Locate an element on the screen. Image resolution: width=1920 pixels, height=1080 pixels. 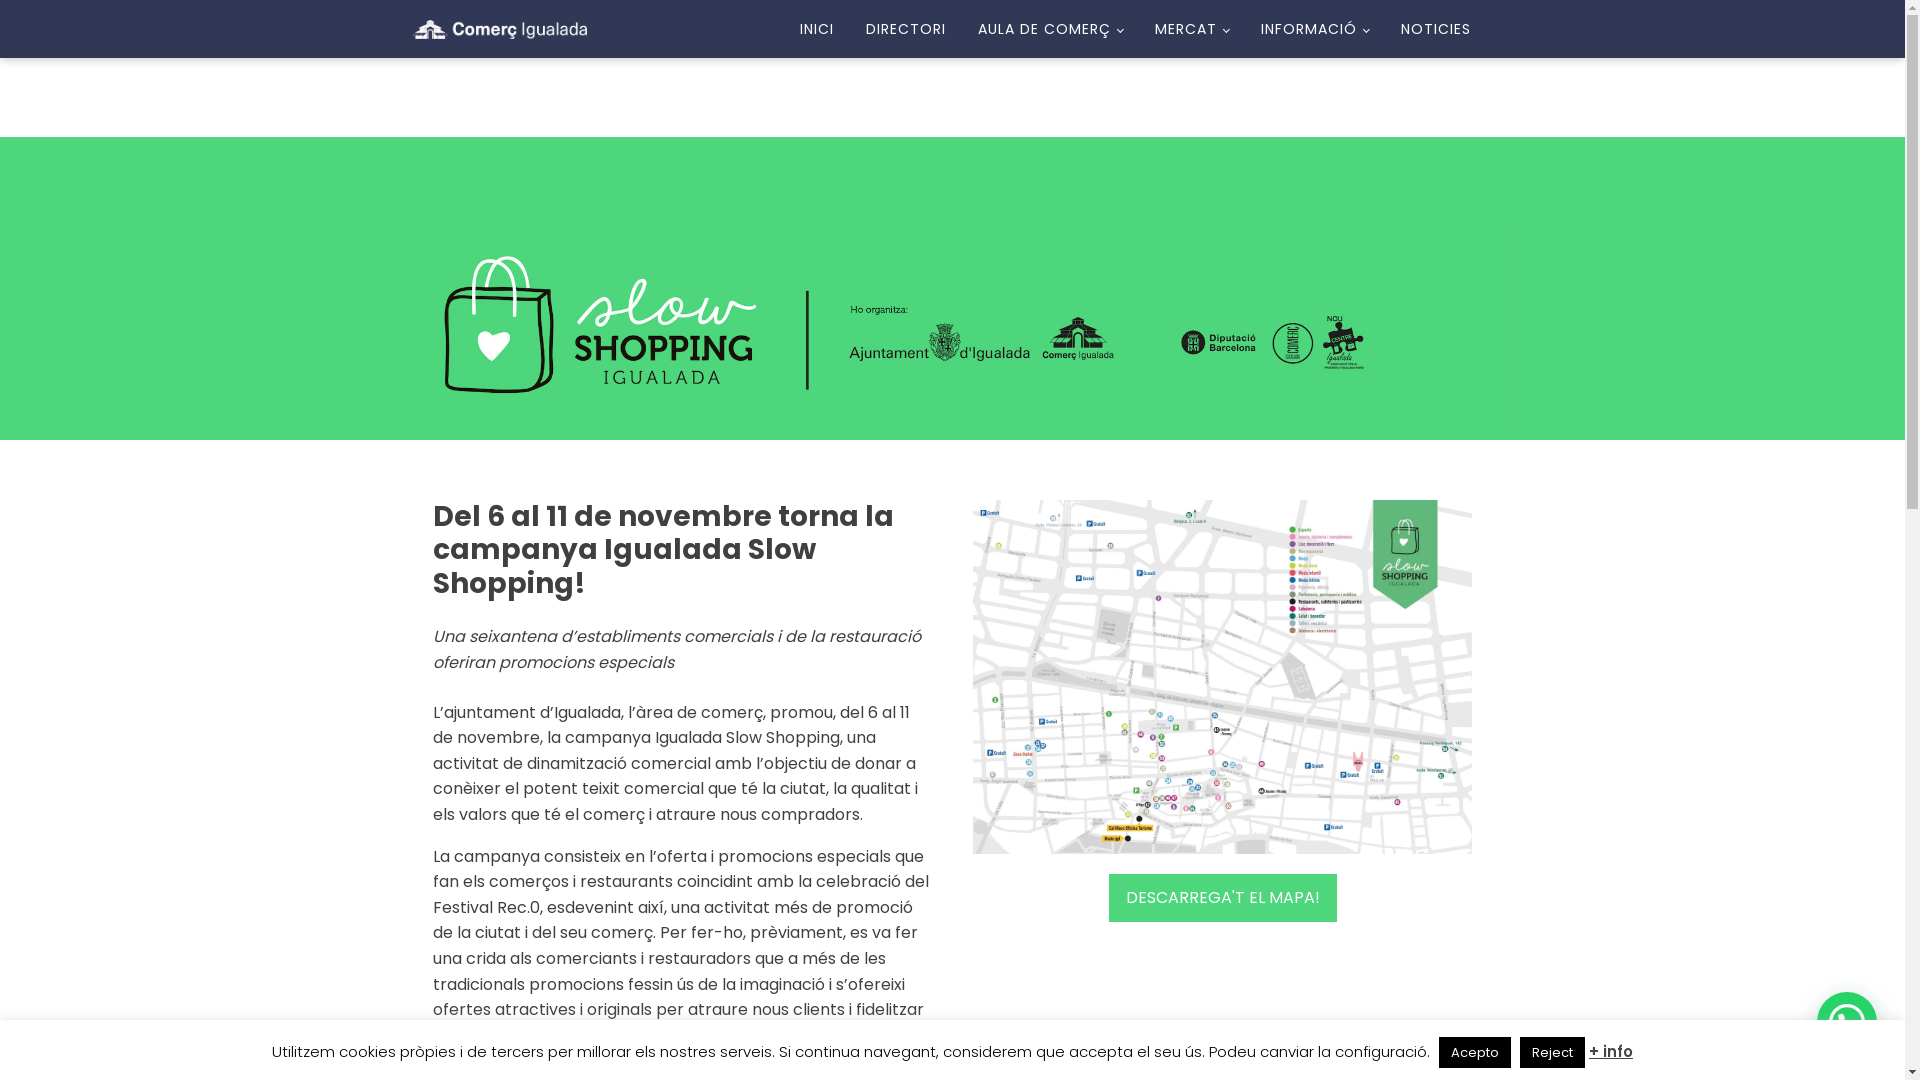
'NOTICIES' is located at coordinates (1434, 29).